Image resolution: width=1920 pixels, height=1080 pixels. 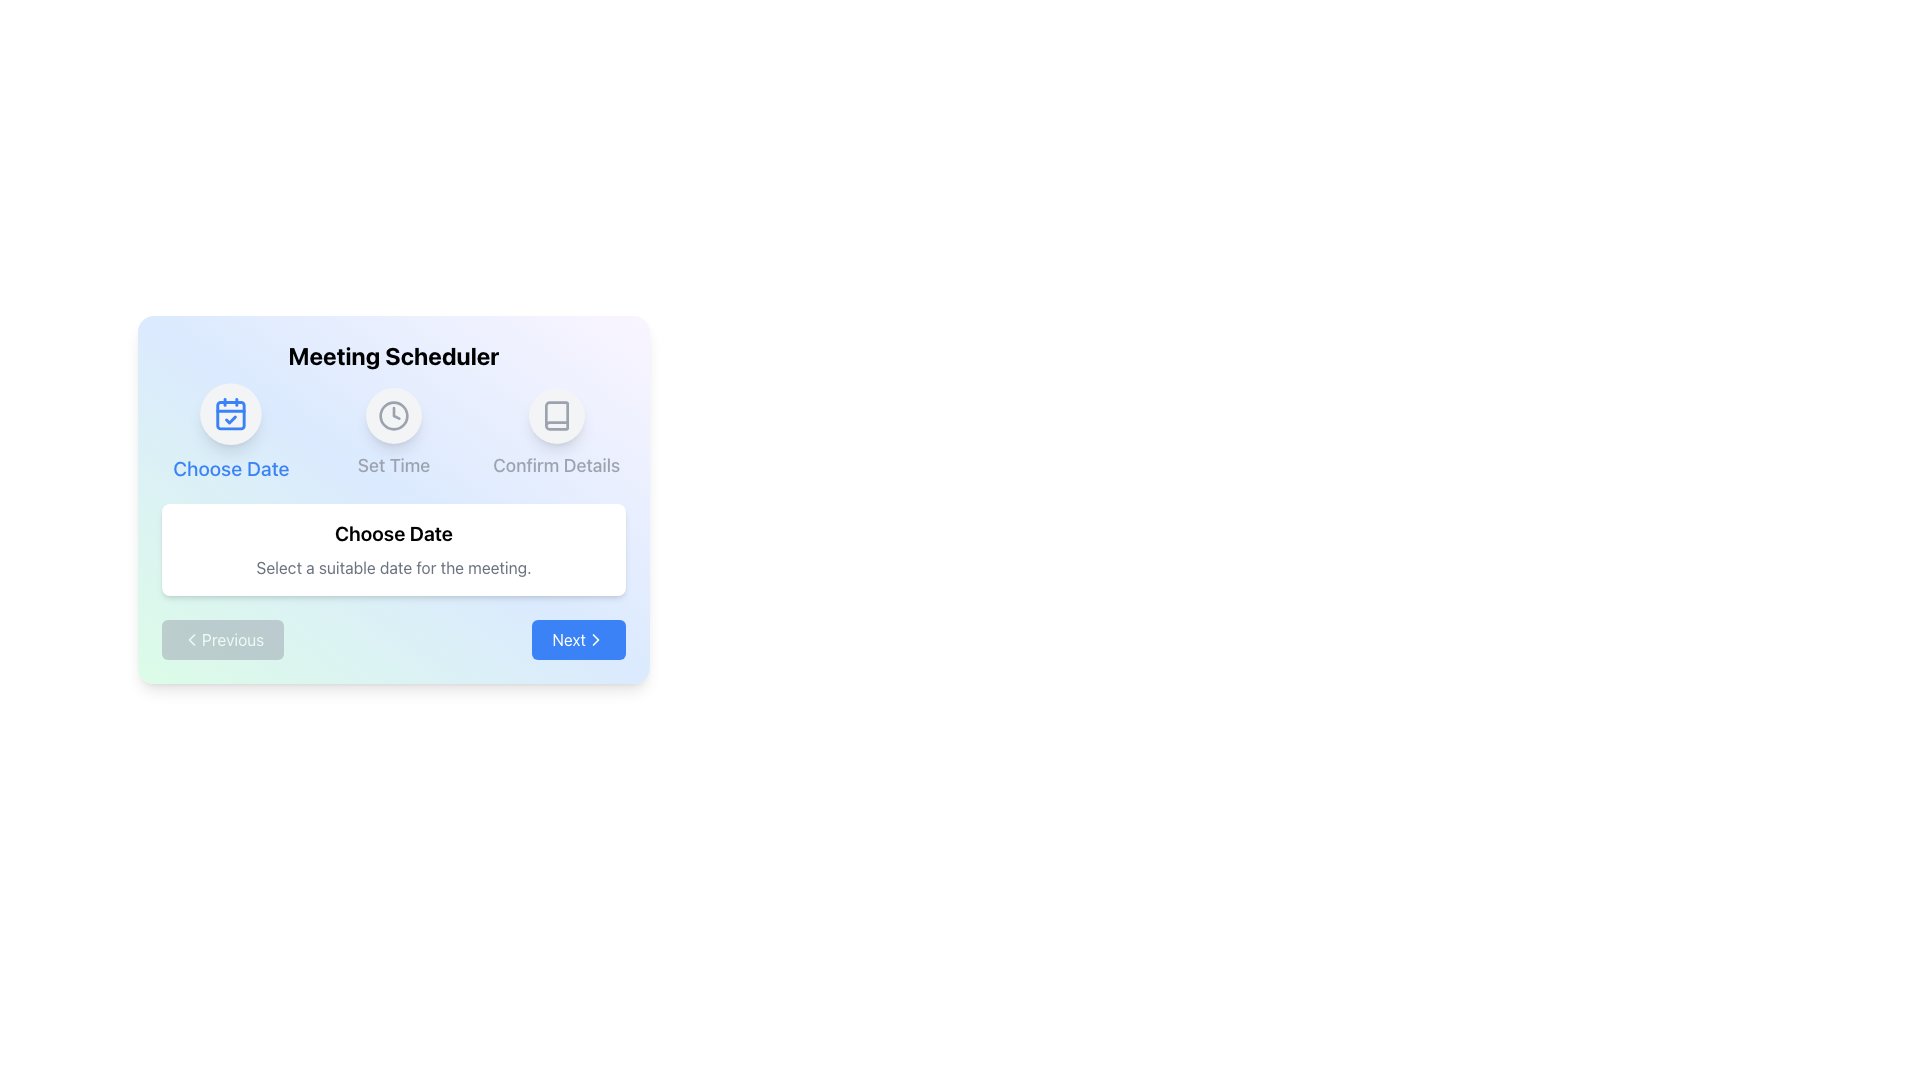 I want to click on the 'Confirm Details' icon with text label, which is a gray book icon on a light-gray circular background located in the 'Meeting Scheduler' section, so click(x=556, y=433).